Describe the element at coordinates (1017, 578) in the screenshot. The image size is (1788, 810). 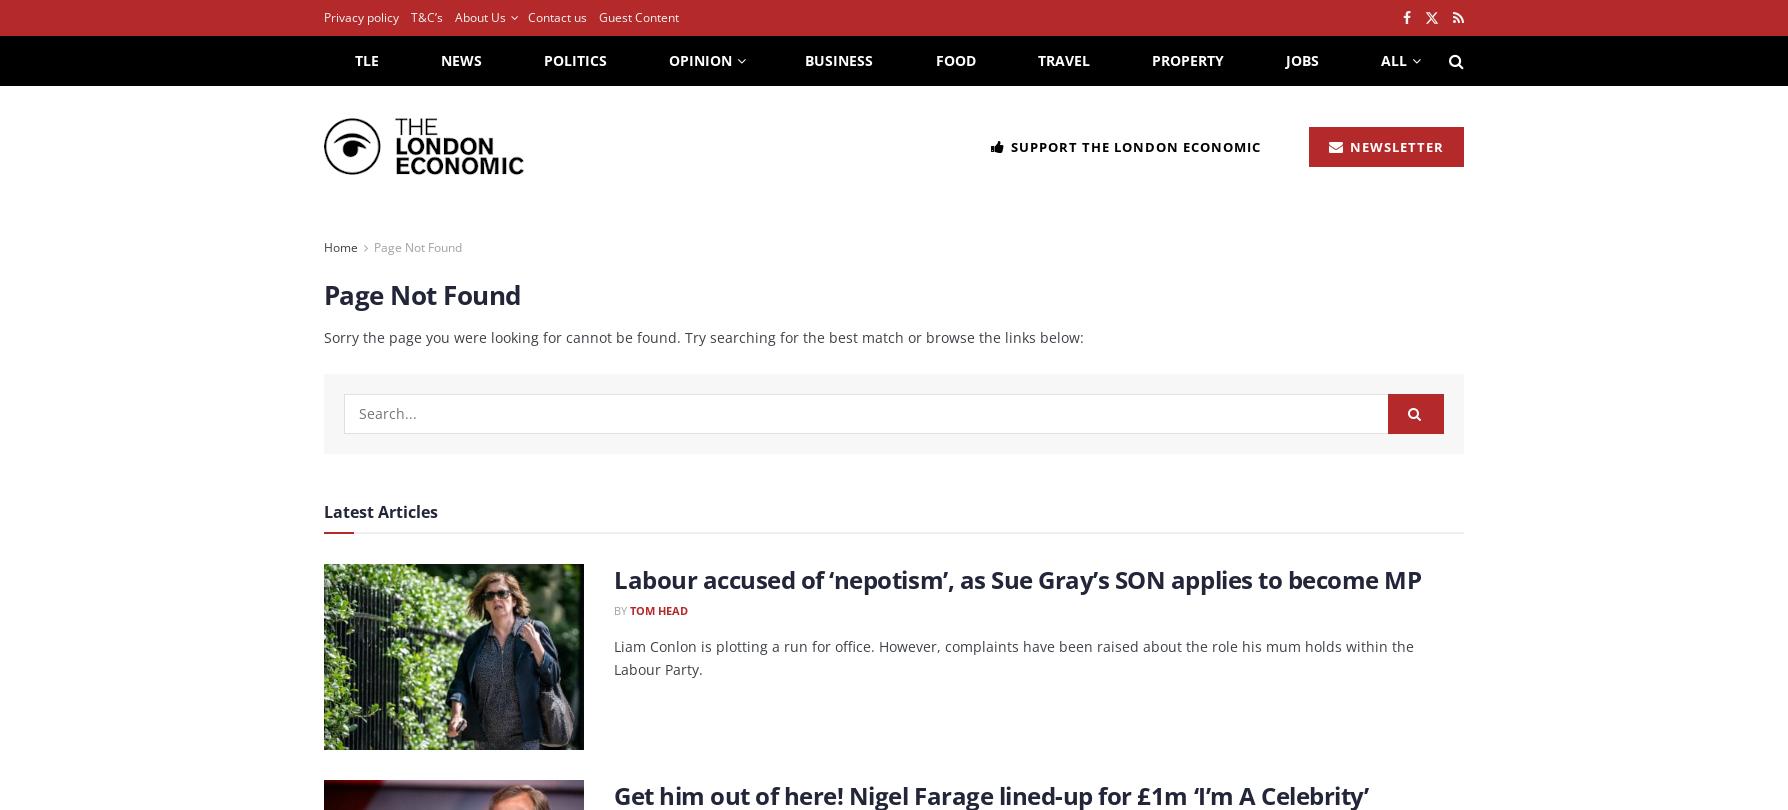
I see `'Labour accused of ‘nepotism’, as Sue Gray’s SON applies to become MP'` at that location.